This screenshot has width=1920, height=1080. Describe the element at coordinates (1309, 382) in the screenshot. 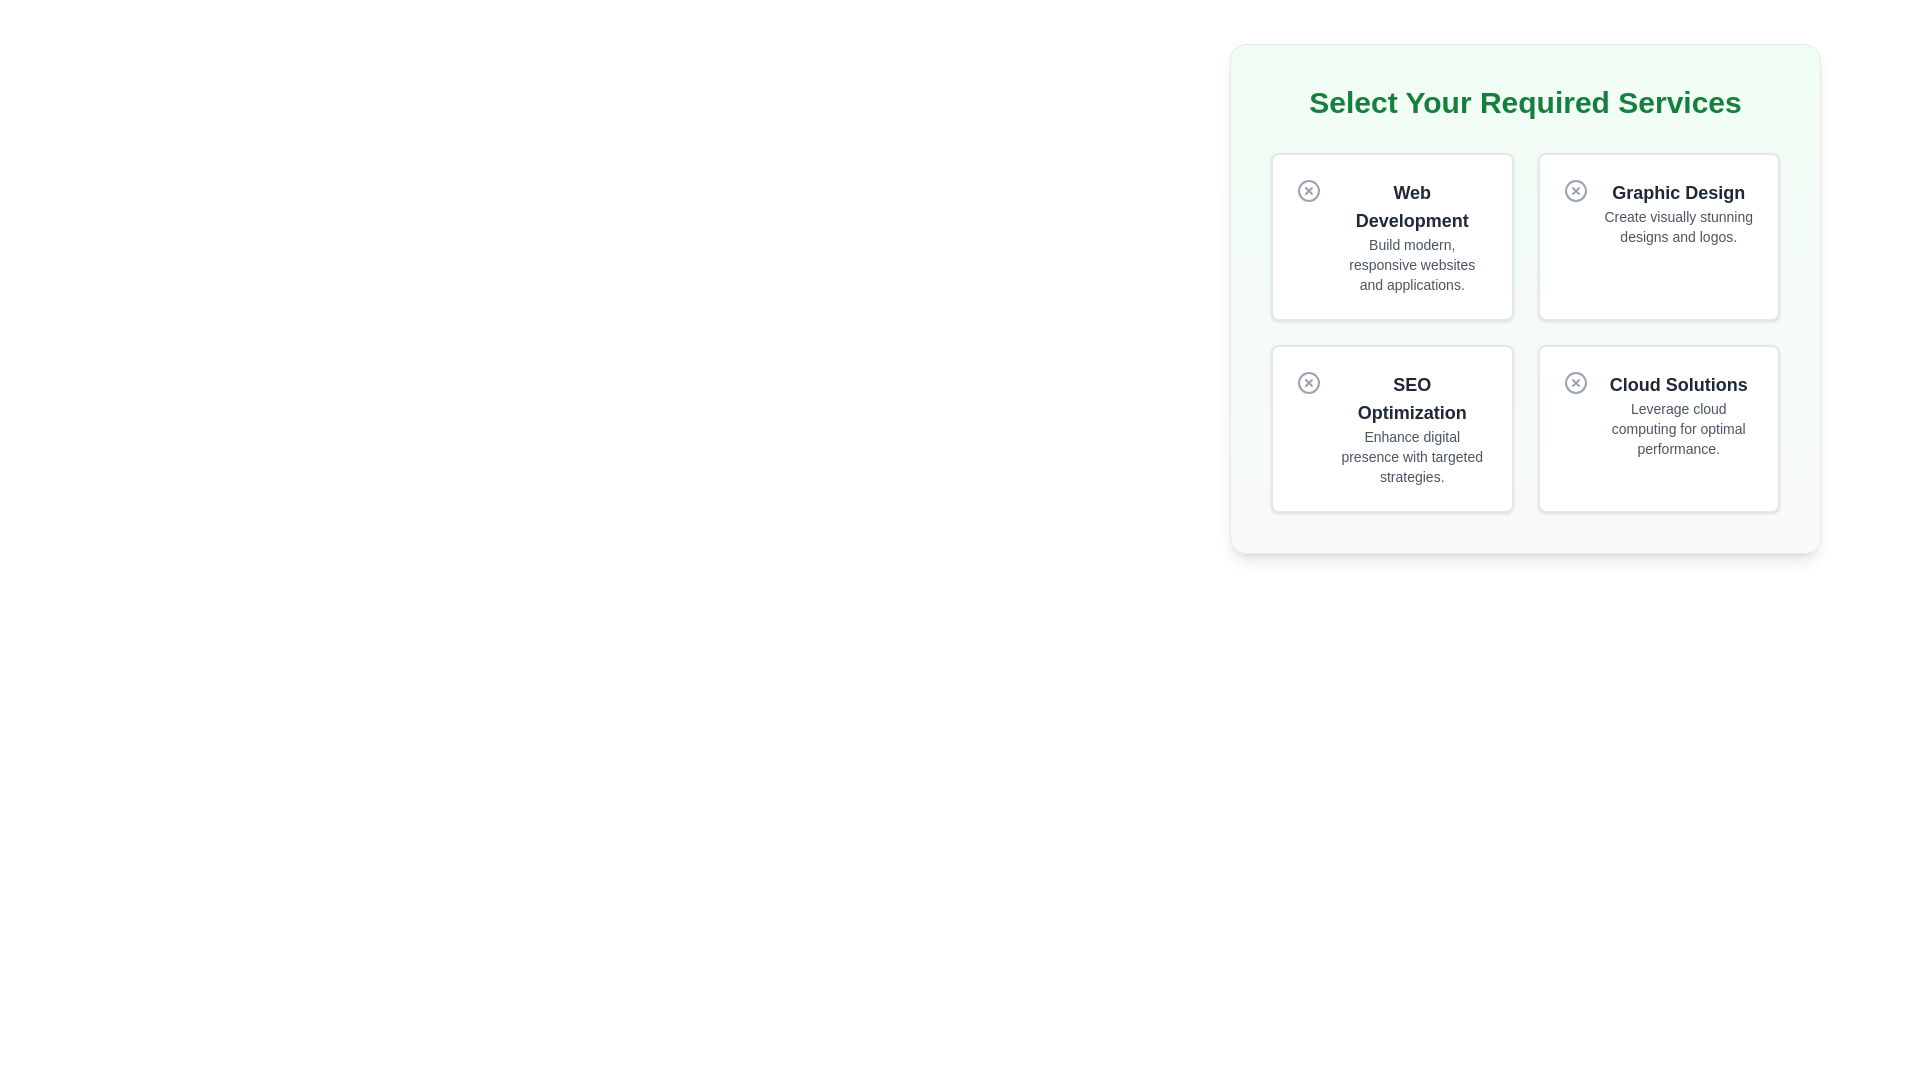

I see `the circular Close icon with a centered cross (X) located at the top-left corner of the 'SEO Optimization' card in the 'Select Your Required Services' section` at that location.